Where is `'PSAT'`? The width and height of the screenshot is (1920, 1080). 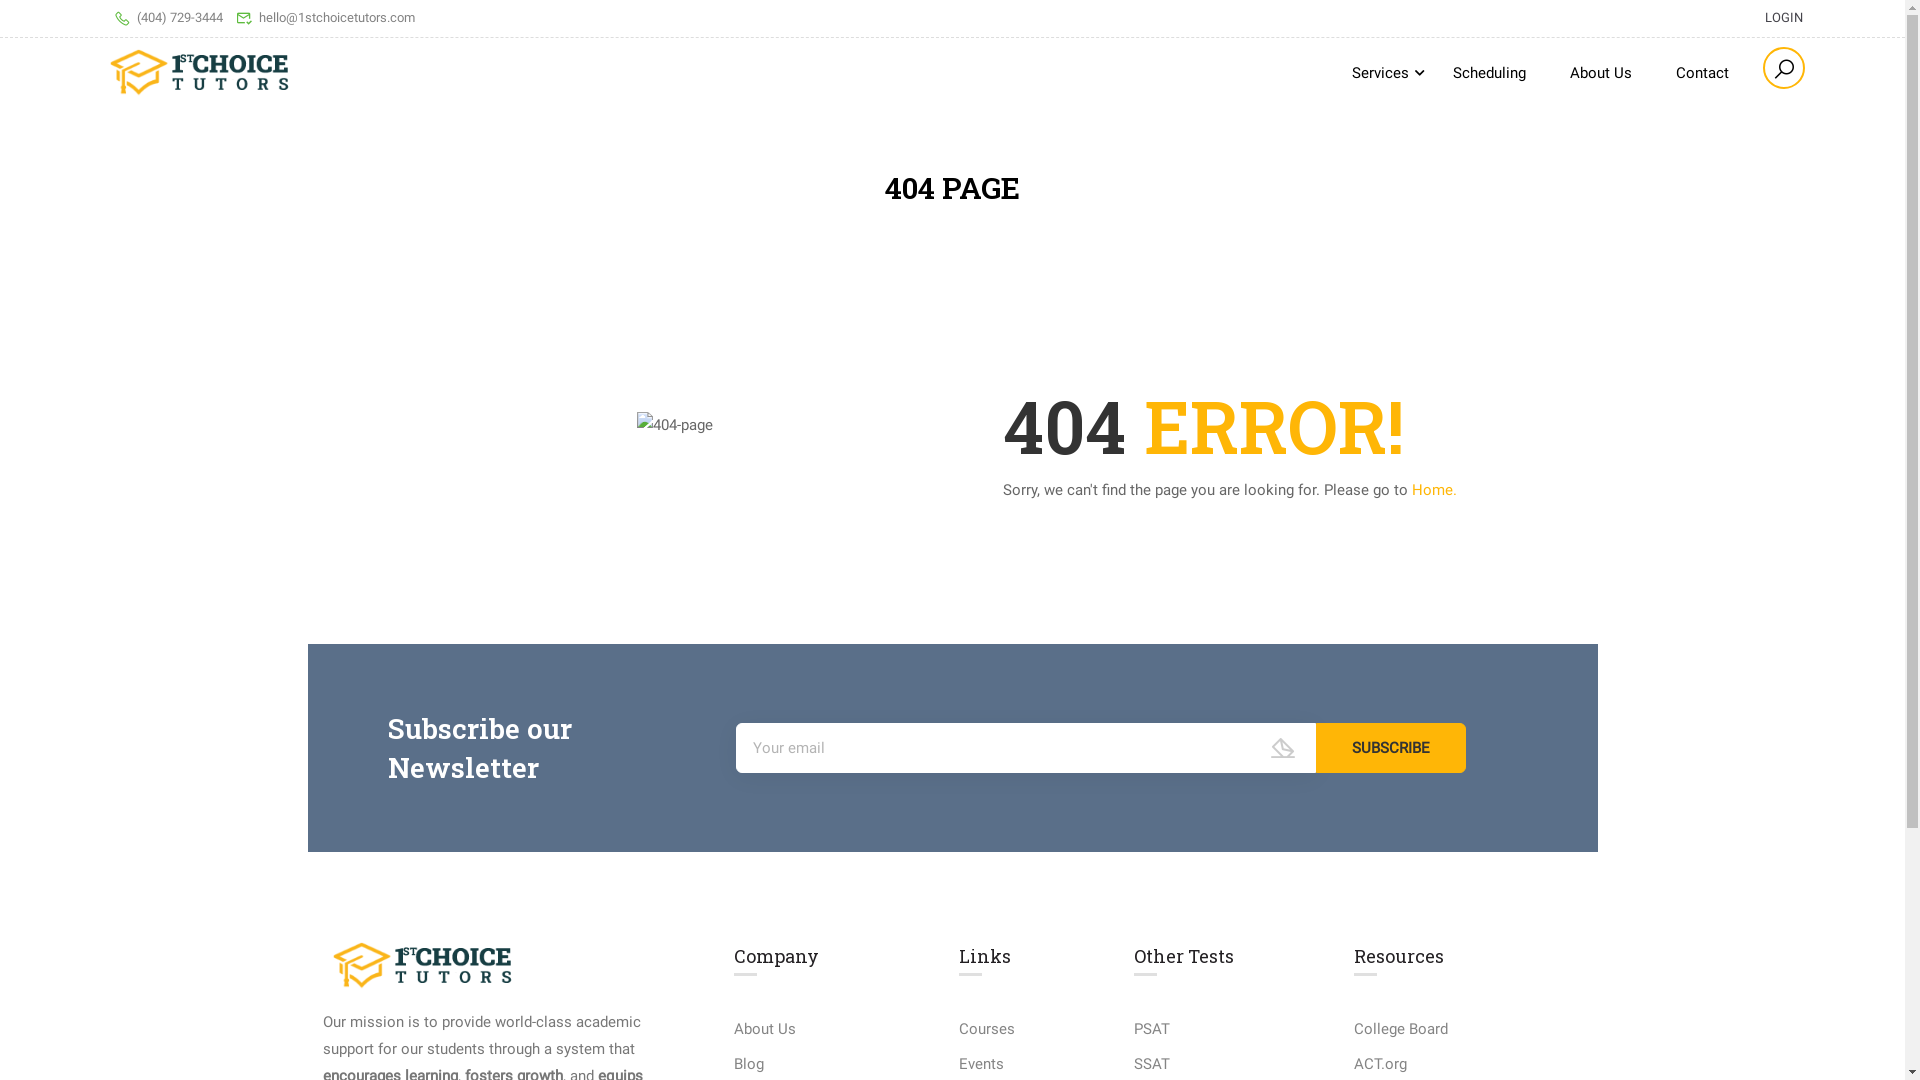 'PSAT' is located at coordinates (1133, 1029).